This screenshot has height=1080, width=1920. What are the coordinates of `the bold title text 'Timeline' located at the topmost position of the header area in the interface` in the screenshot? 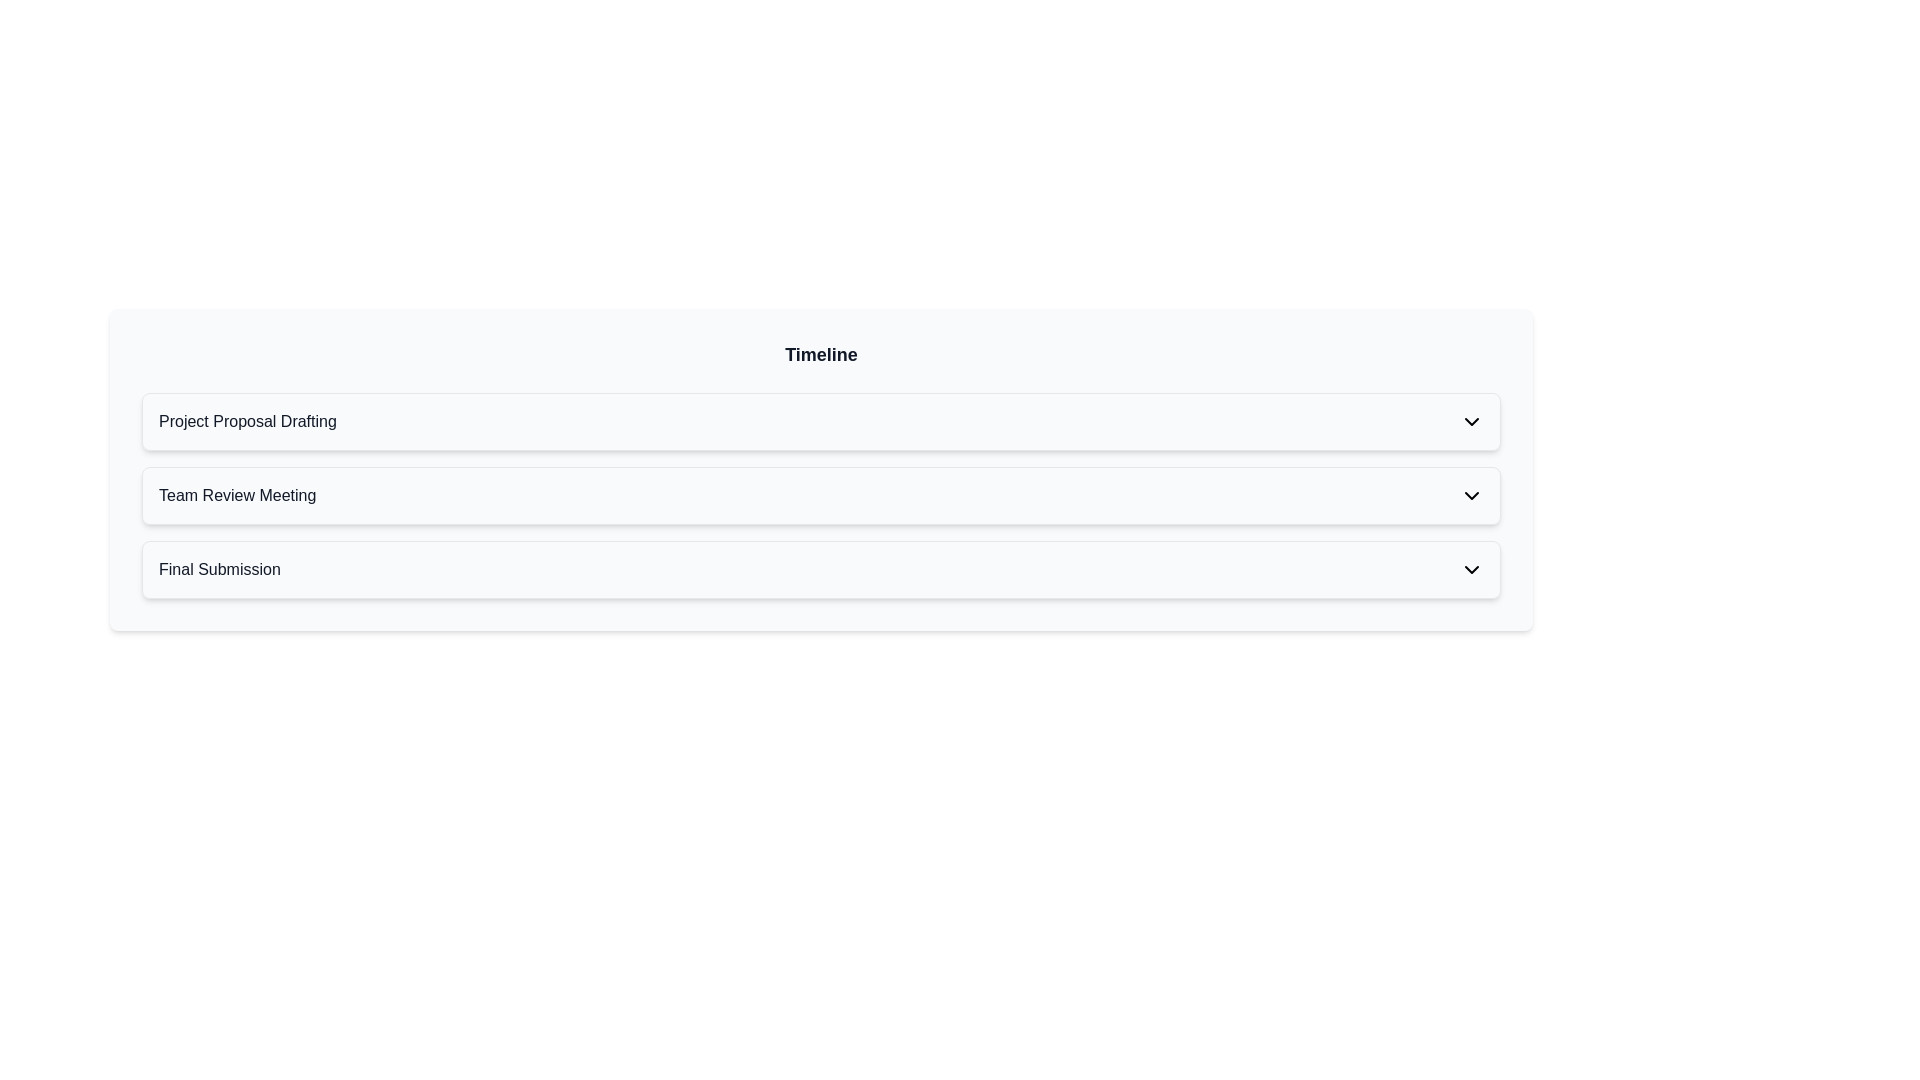 It's located at (821, 353).